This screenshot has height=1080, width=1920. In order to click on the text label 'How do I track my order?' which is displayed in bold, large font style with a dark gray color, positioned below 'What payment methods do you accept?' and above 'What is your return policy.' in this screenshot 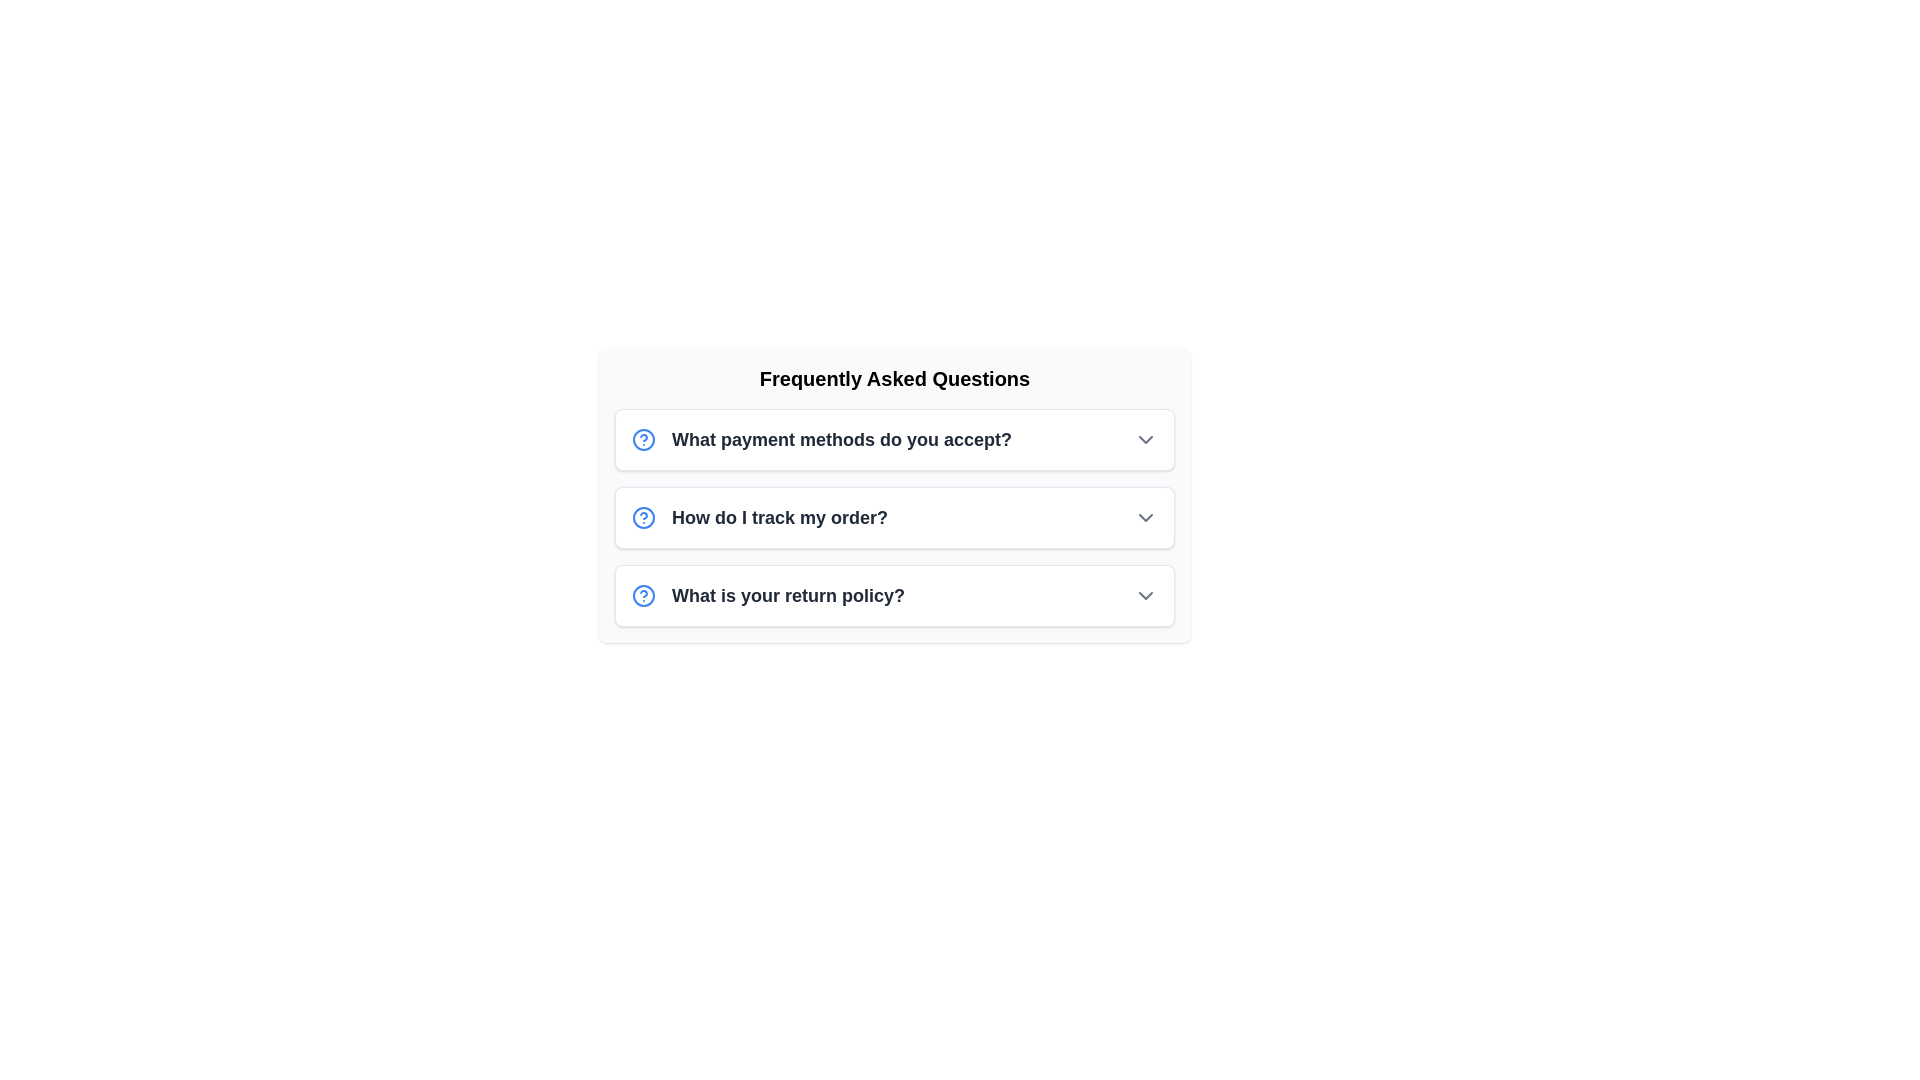, I will do `click(779, 516)`.